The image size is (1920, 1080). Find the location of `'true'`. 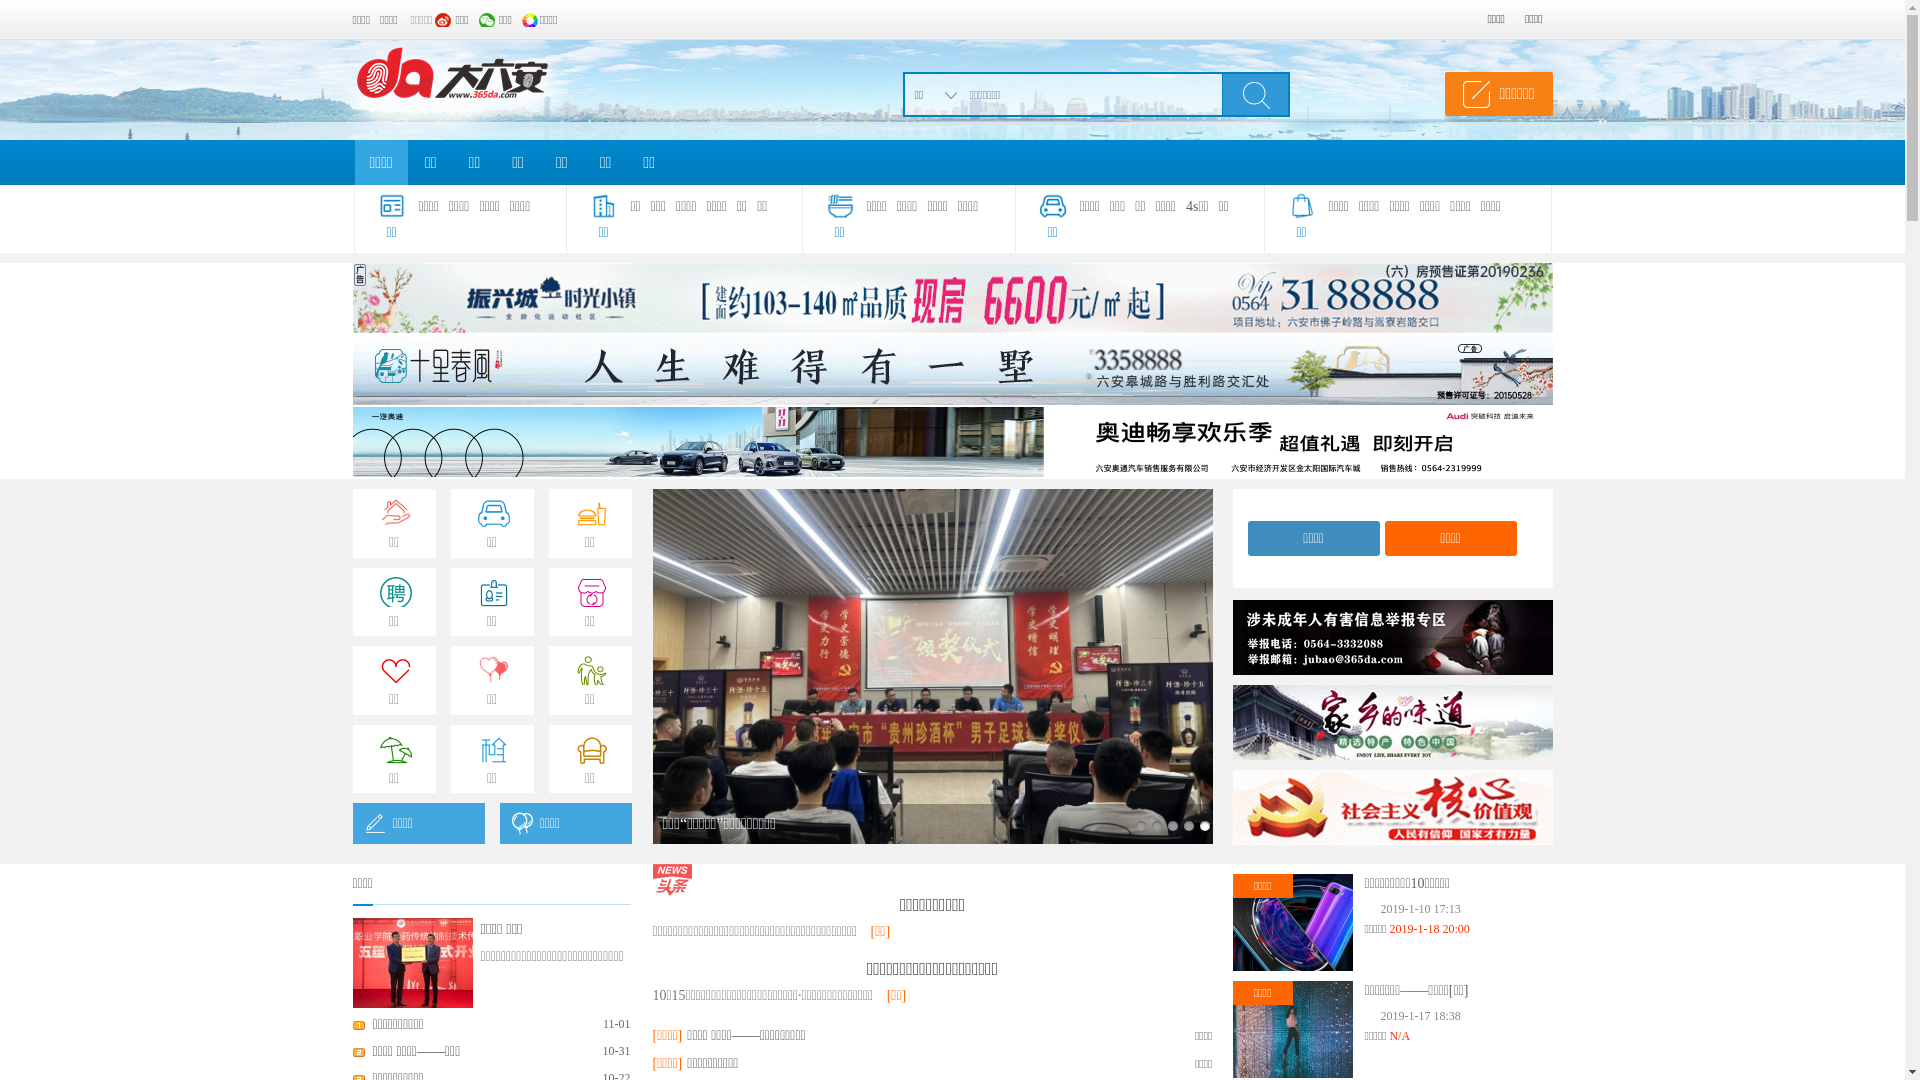

'true' is located at coordinates (1253, 93).